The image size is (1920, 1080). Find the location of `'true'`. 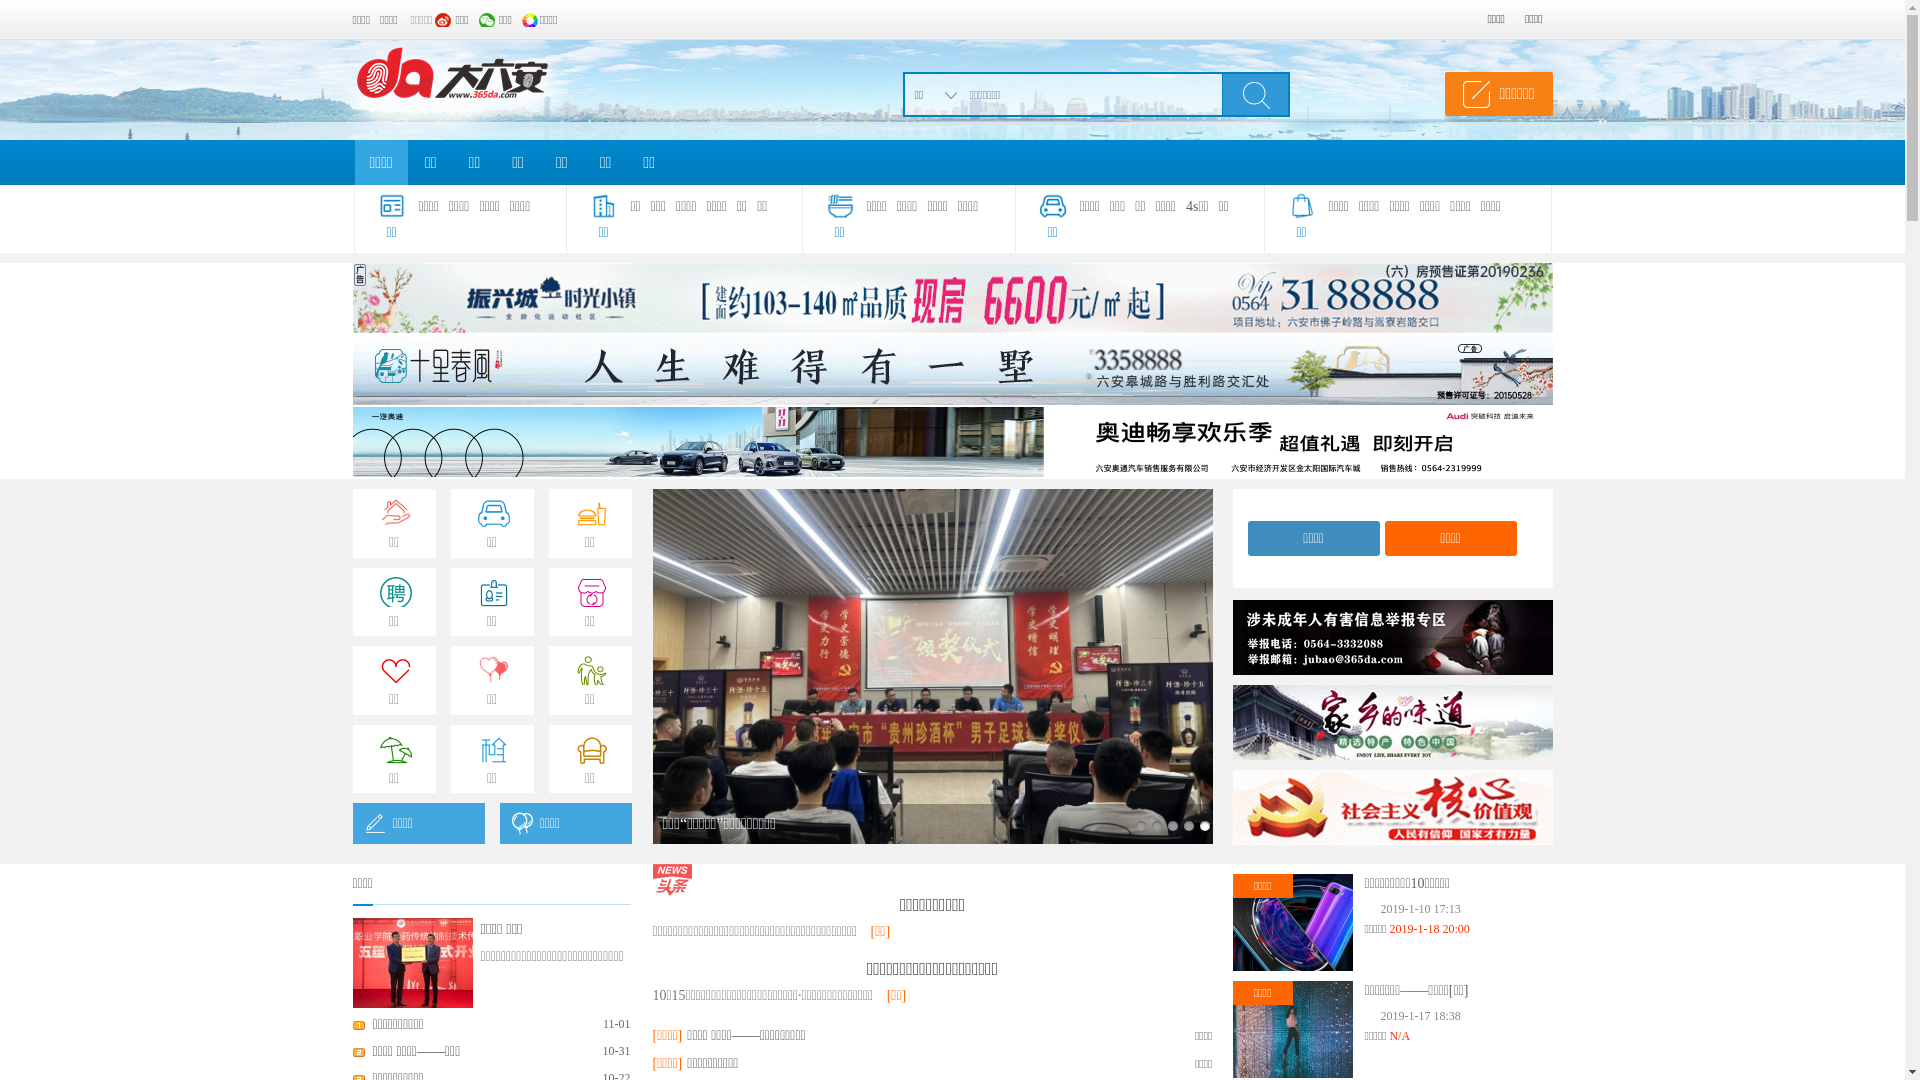

'true' is located at coordinates (1253, 93).